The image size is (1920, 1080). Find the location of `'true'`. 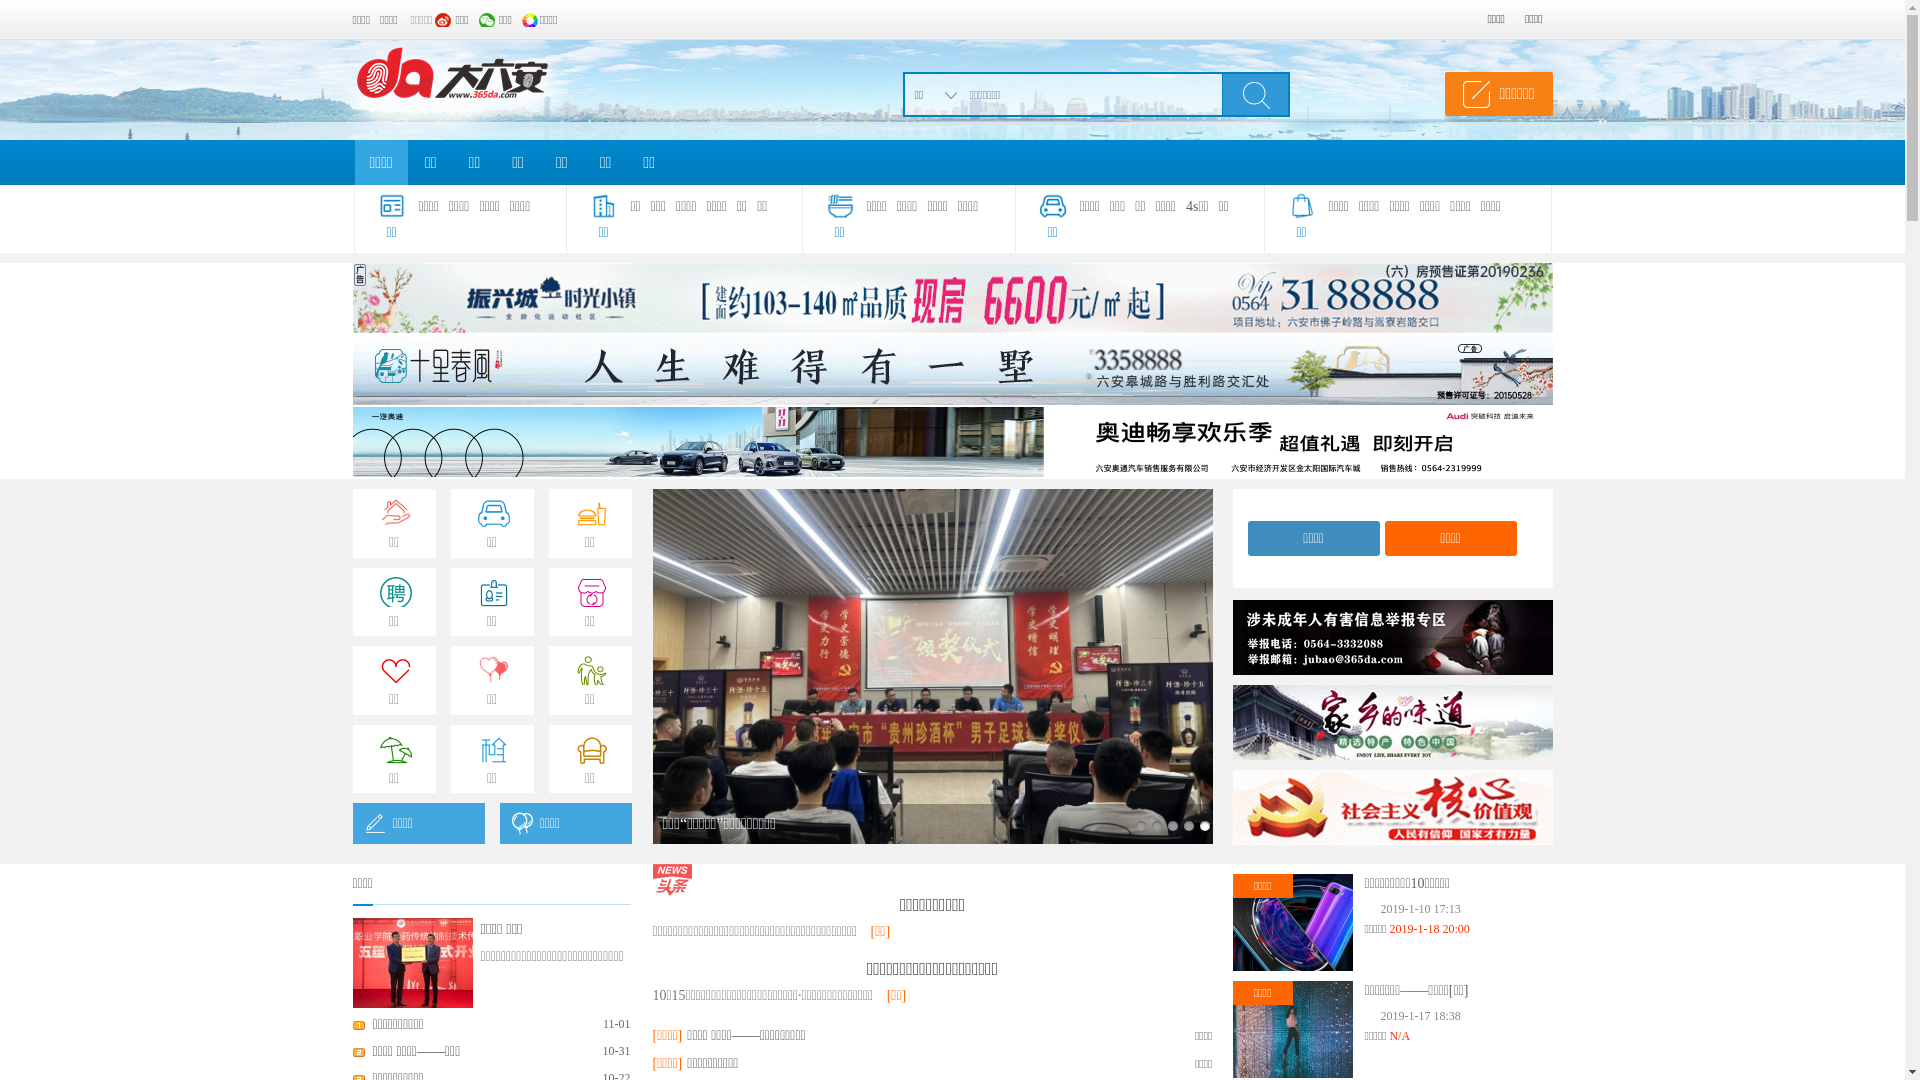

'true' is located at coordinates (1253, 93).